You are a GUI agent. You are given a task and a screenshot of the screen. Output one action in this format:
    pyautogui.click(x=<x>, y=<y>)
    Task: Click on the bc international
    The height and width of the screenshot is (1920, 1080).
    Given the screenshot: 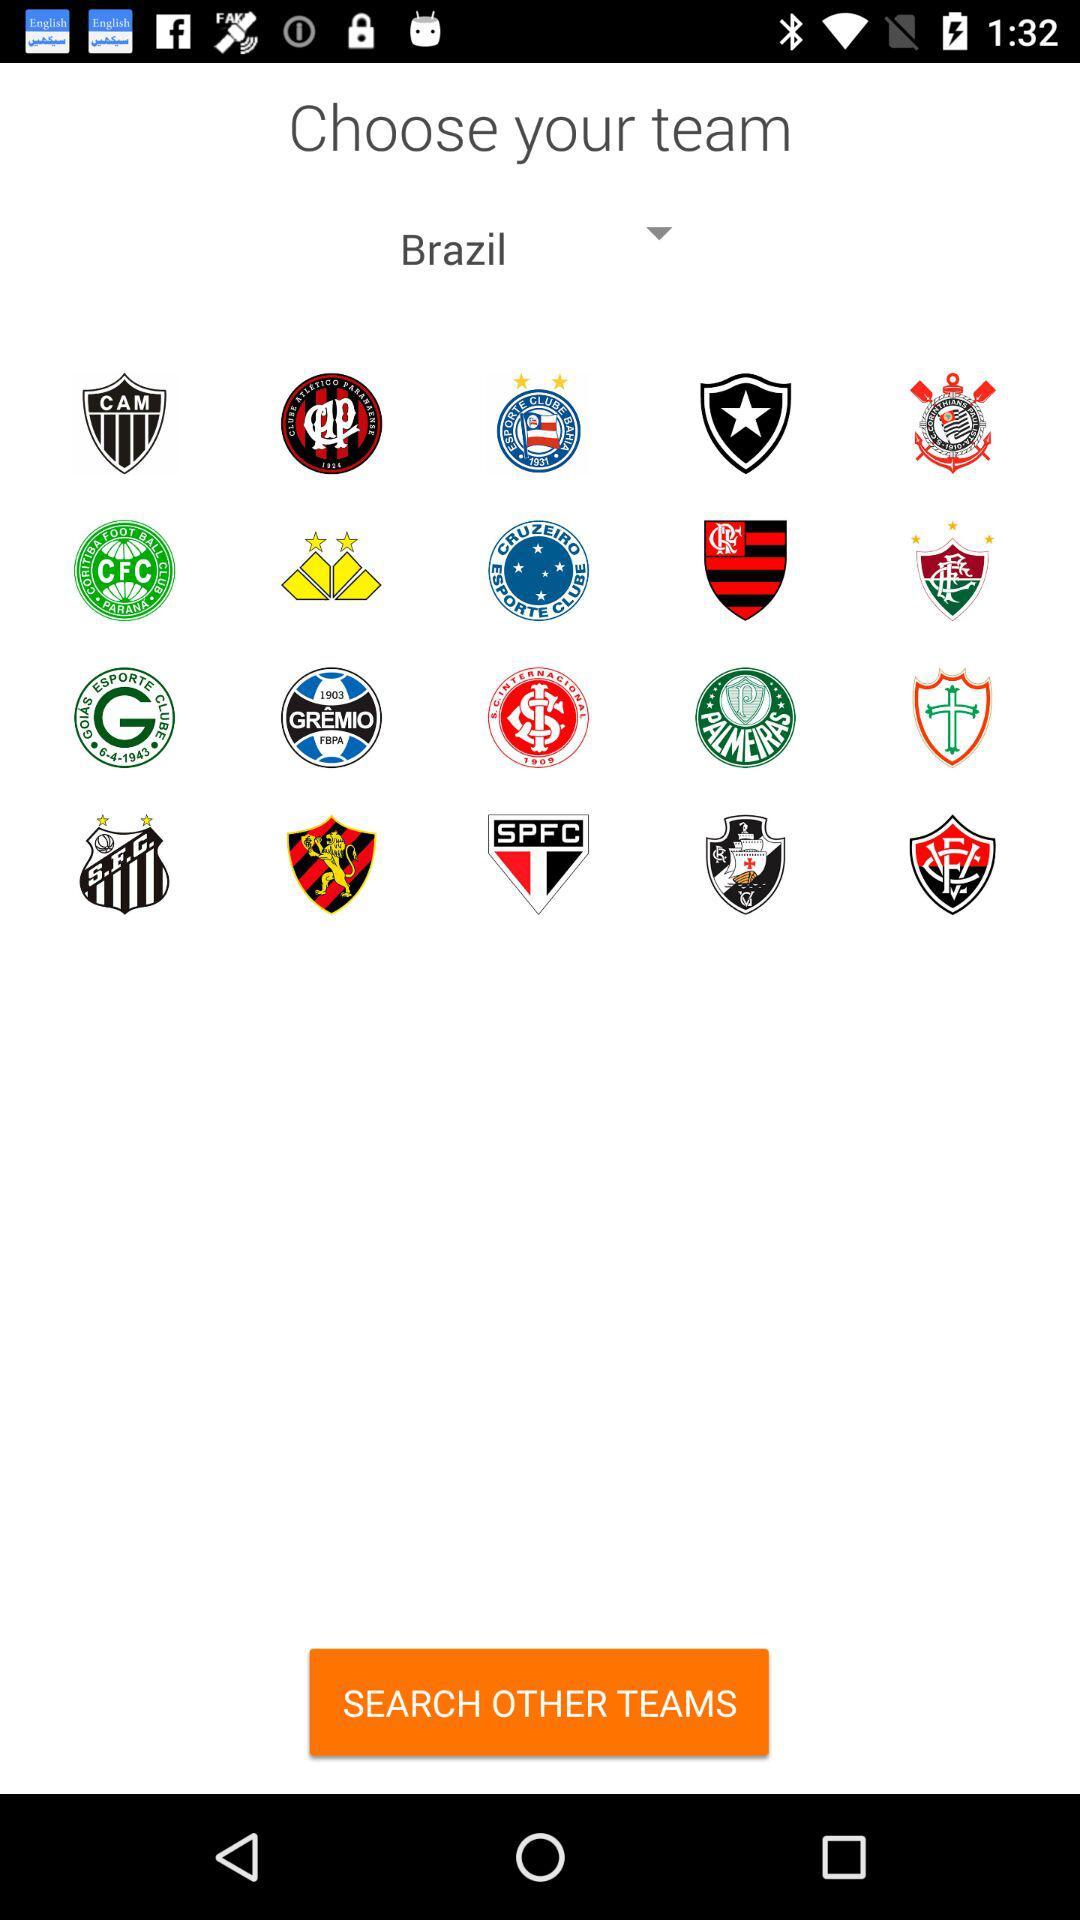 What is the action you would take?
    pyautogui.click(x=537, y=717)
    